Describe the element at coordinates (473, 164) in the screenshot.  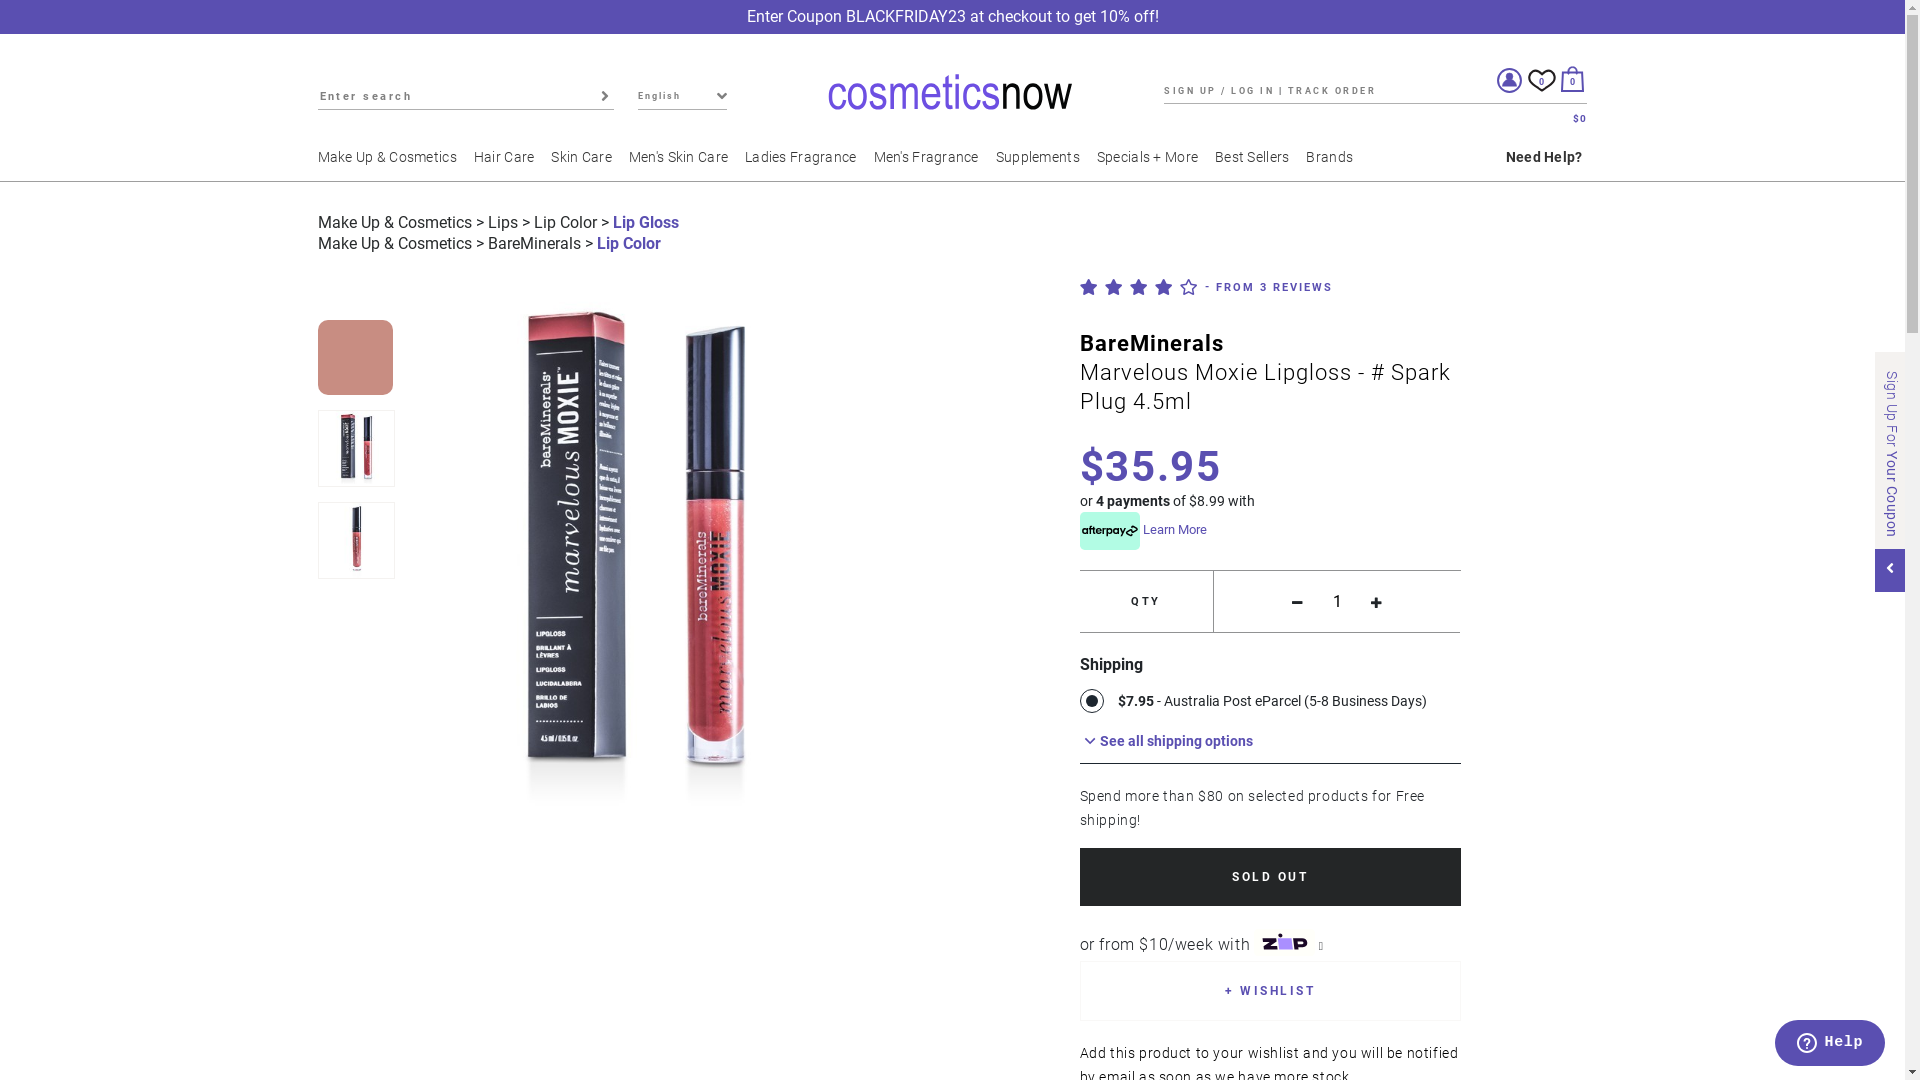
I see `'Hair Care'` at that location.